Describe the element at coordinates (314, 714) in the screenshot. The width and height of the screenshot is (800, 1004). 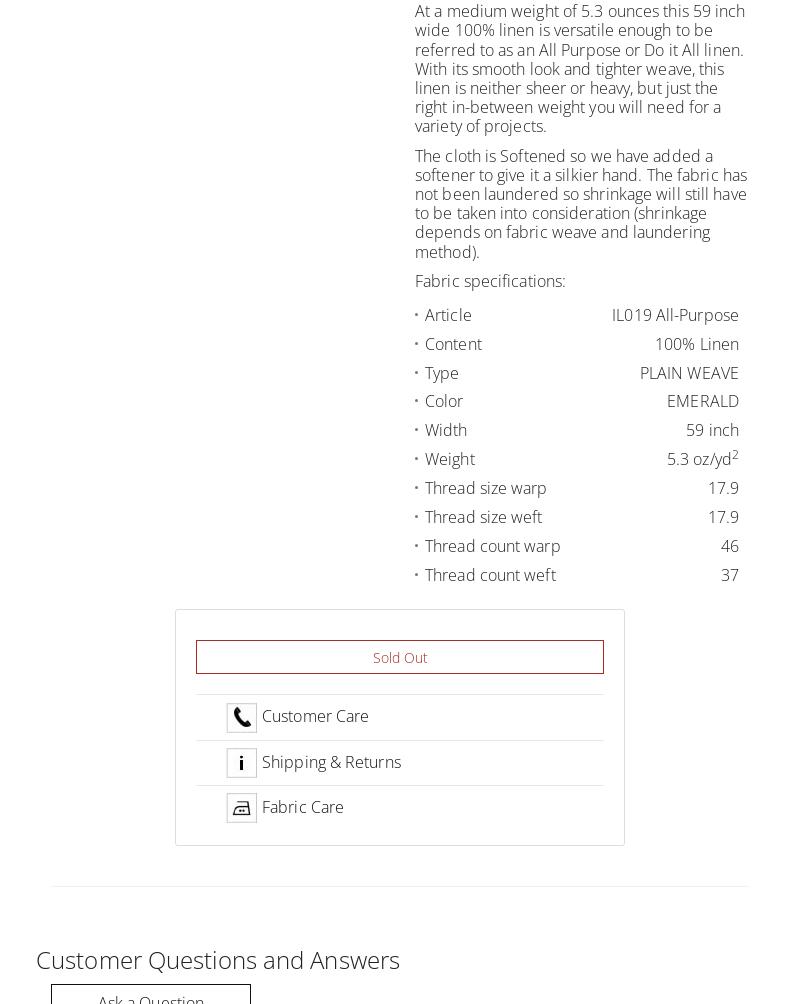
I see `'Customer Care'` at that location.